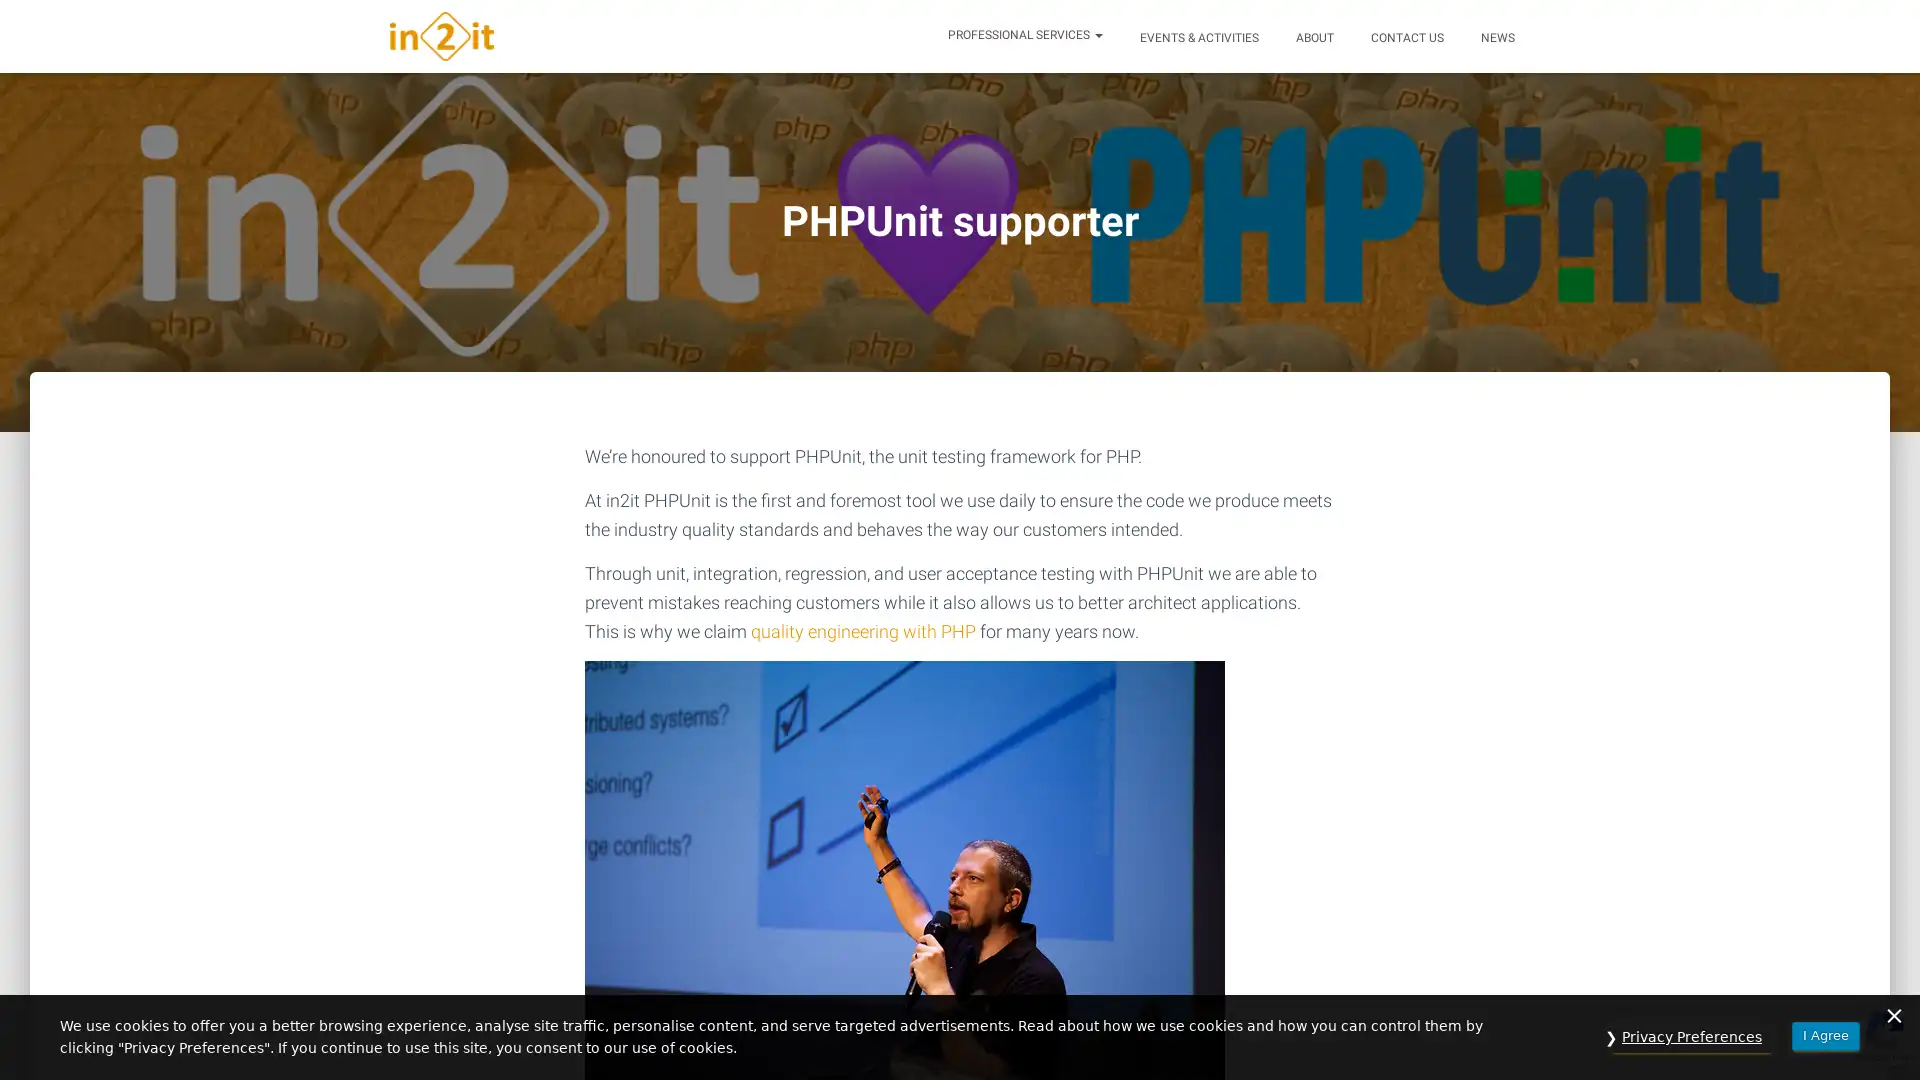  I want to click on Privacy Preferences, so click(1691, 1035).